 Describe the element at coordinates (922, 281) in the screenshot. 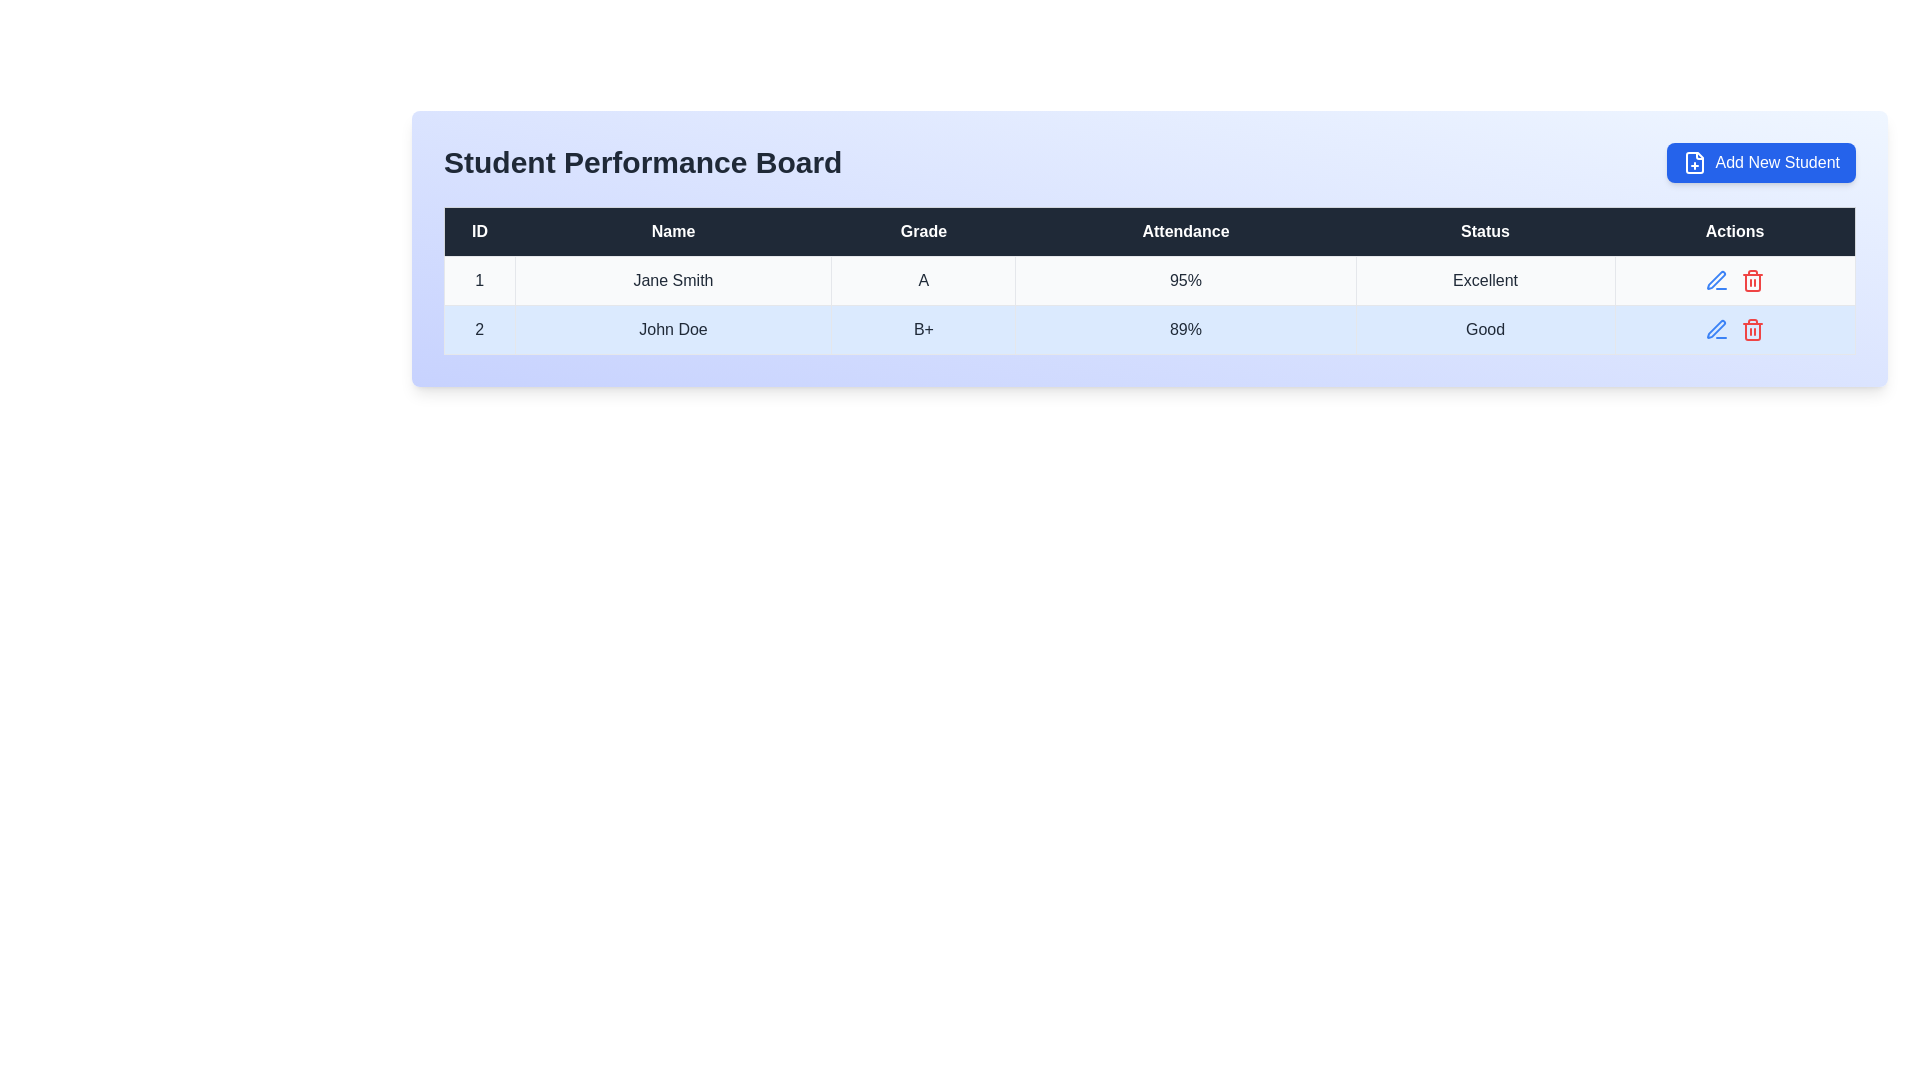

I see `the text content displaying the grade 'A' awarded to the student Jane Smith, which is located in the third cell of the row under the 'Grade' column` at that location.